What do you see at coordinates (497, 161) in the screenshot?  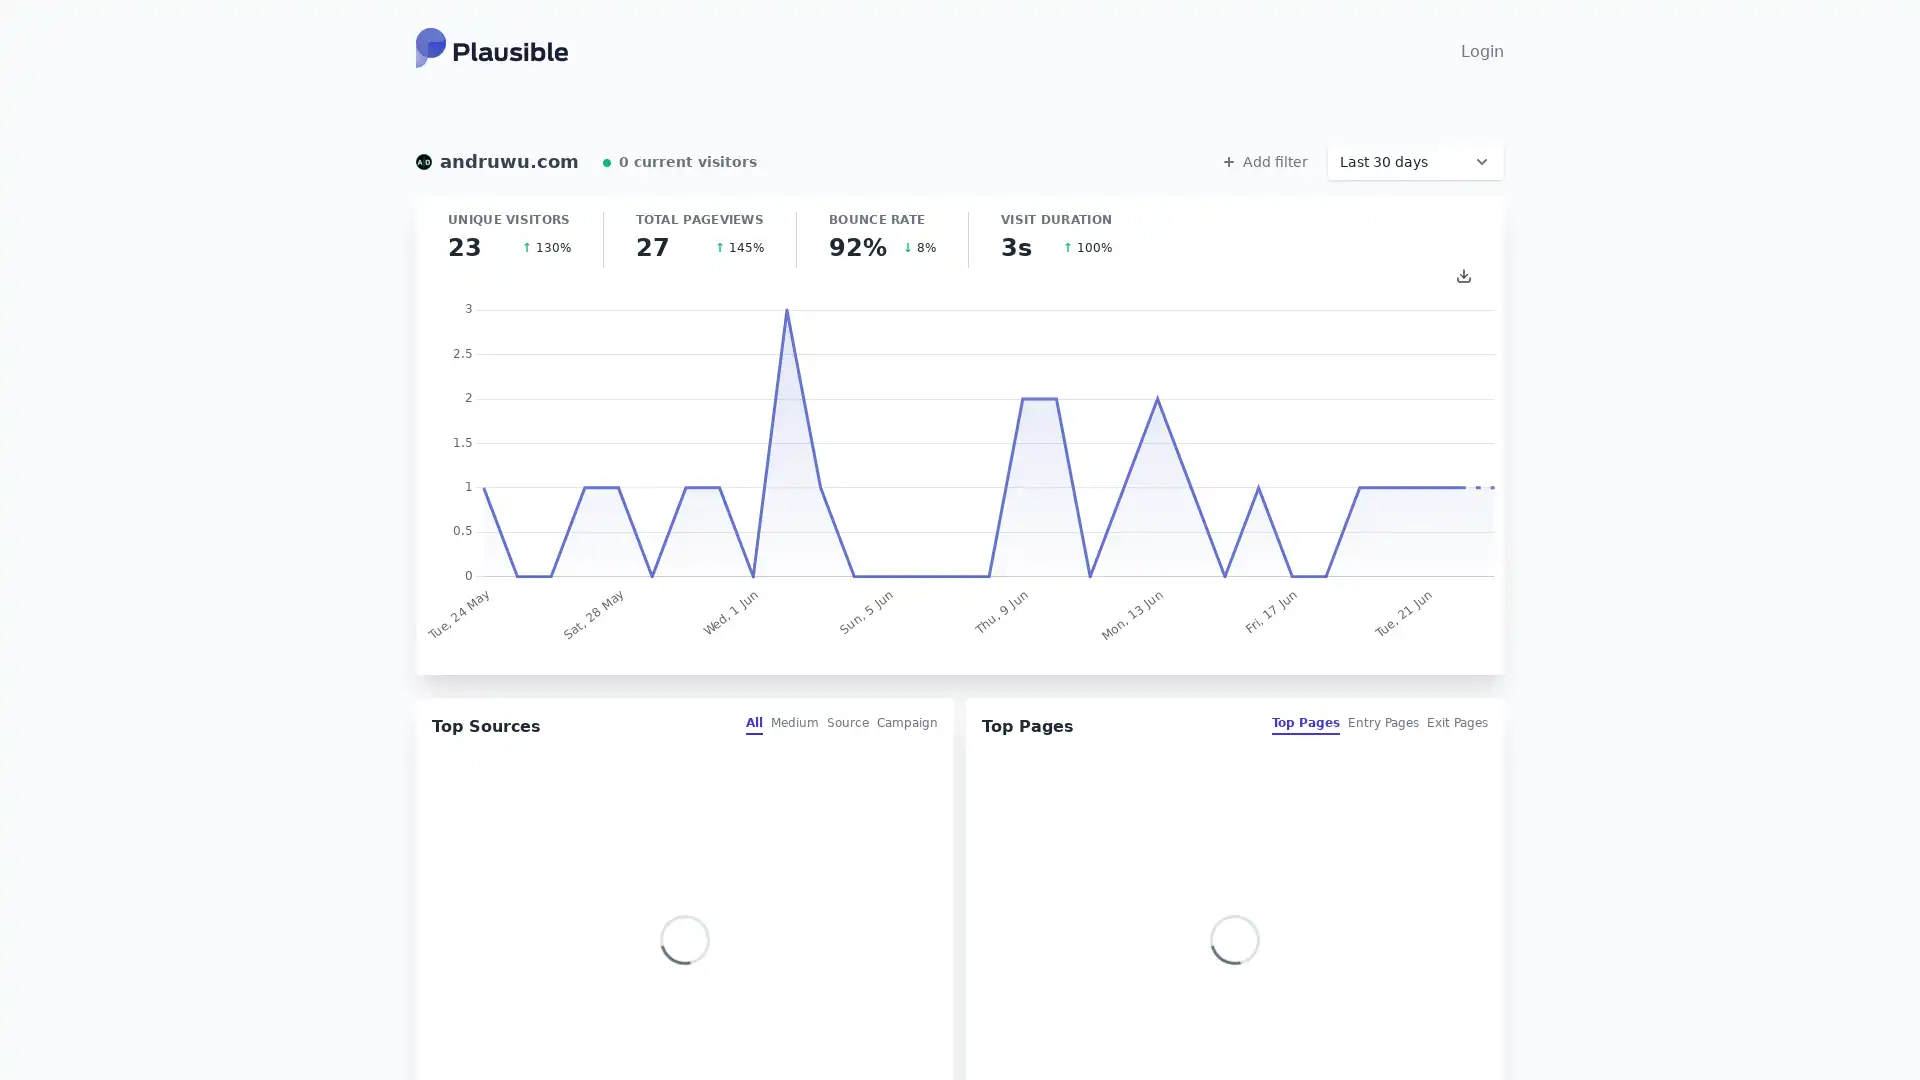 I see `andruwu.com` at bounding box center [497, 161].